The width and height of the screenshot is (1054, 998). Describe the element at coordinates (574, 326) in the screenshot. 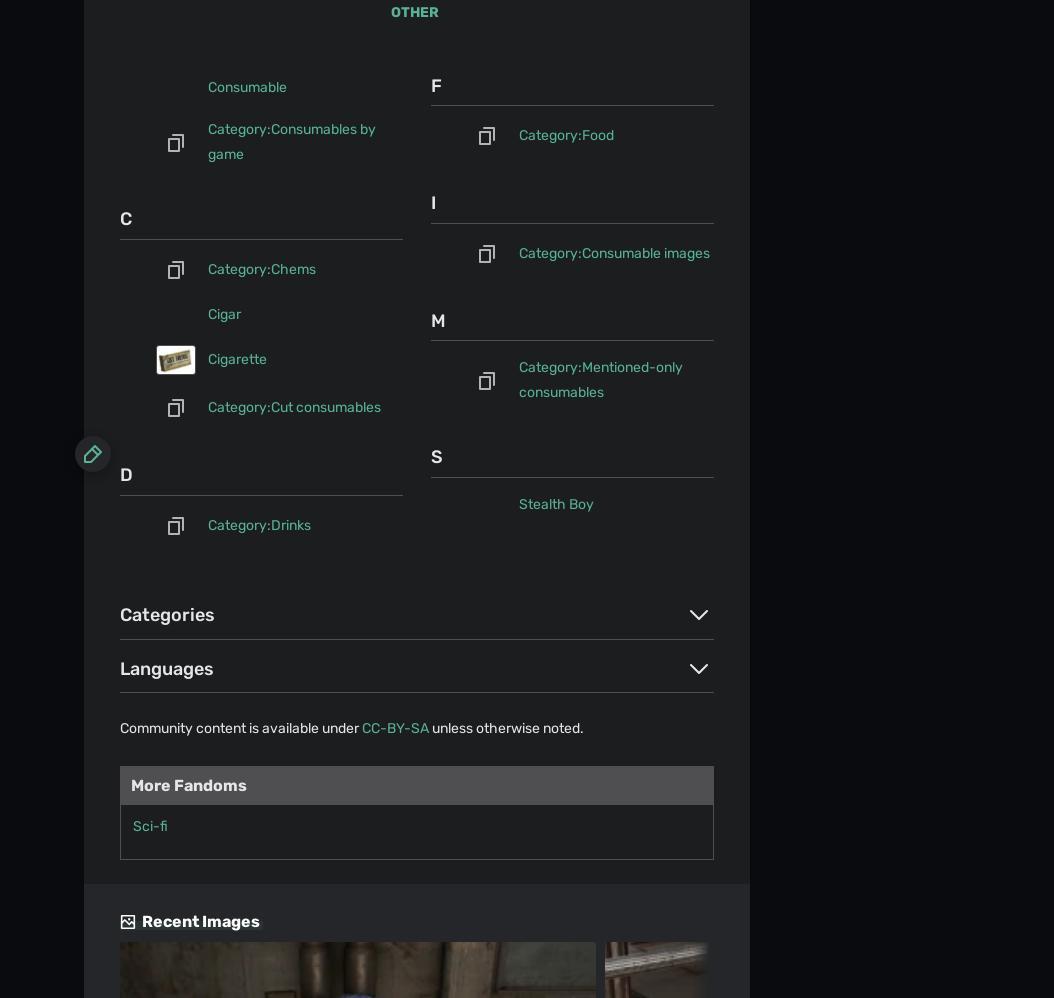

I see `'Do Not Sell or Share My Personal Information'` at that location.